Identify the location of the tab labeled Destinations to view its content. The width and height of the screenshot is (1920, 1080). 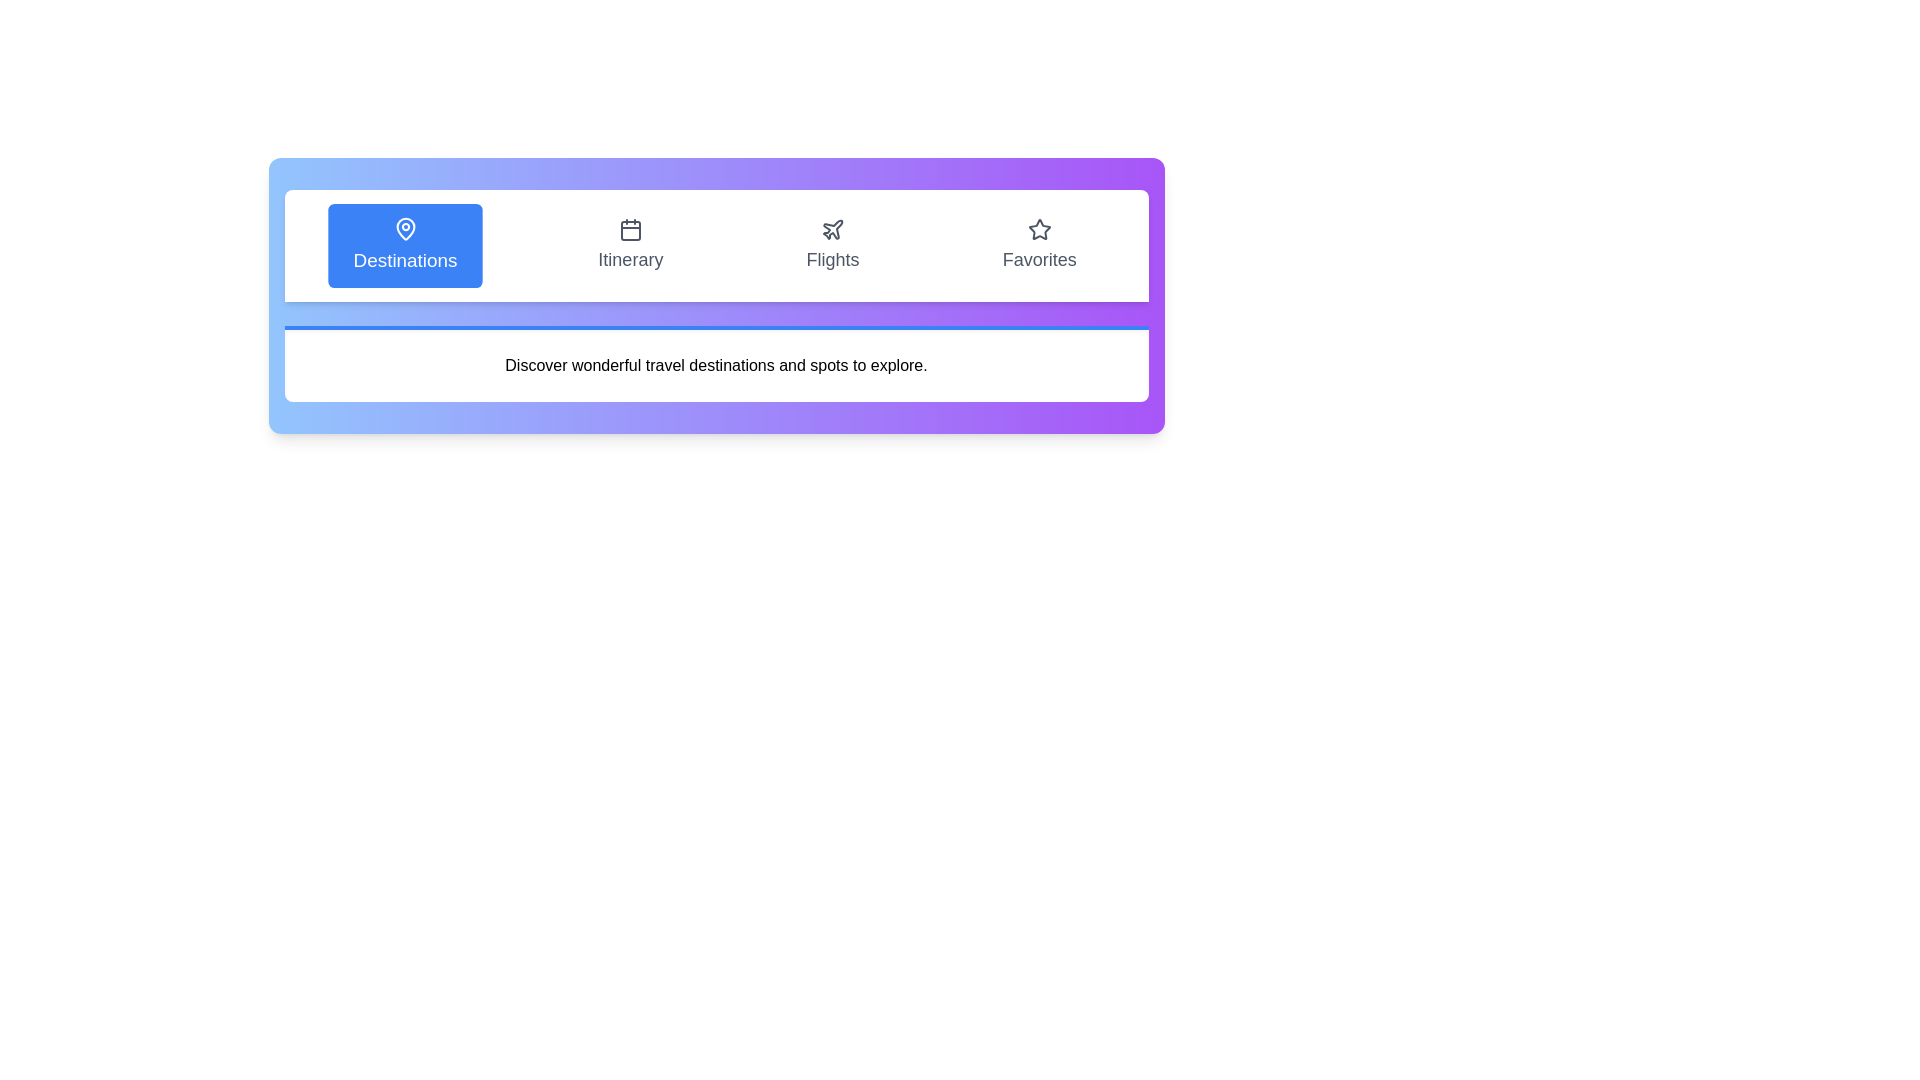
(404, 245).